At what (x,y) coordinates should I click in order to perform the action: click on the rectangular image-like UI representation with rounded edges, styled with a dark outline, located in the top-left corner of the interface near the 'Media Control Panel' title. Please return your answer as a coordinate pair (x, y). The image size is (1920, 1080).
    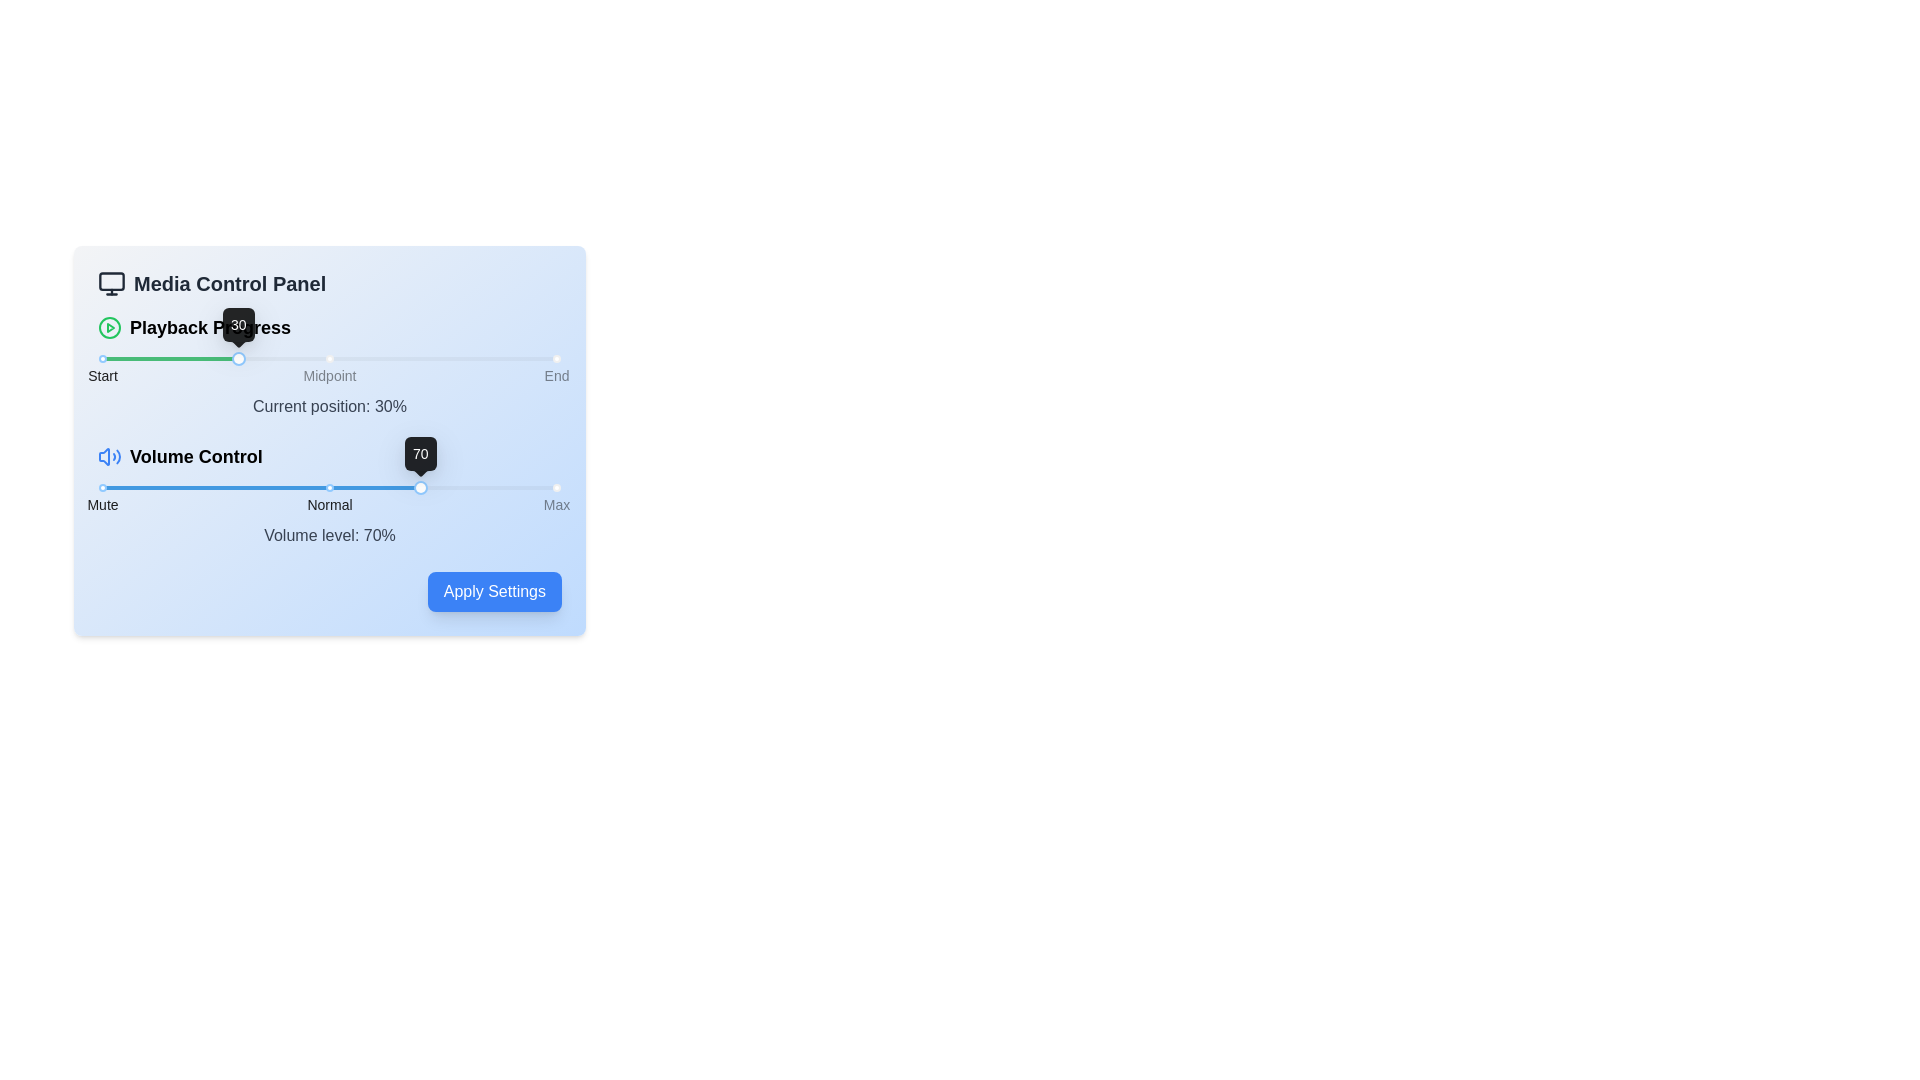
    Looking at the image, I should click on (110, 281).